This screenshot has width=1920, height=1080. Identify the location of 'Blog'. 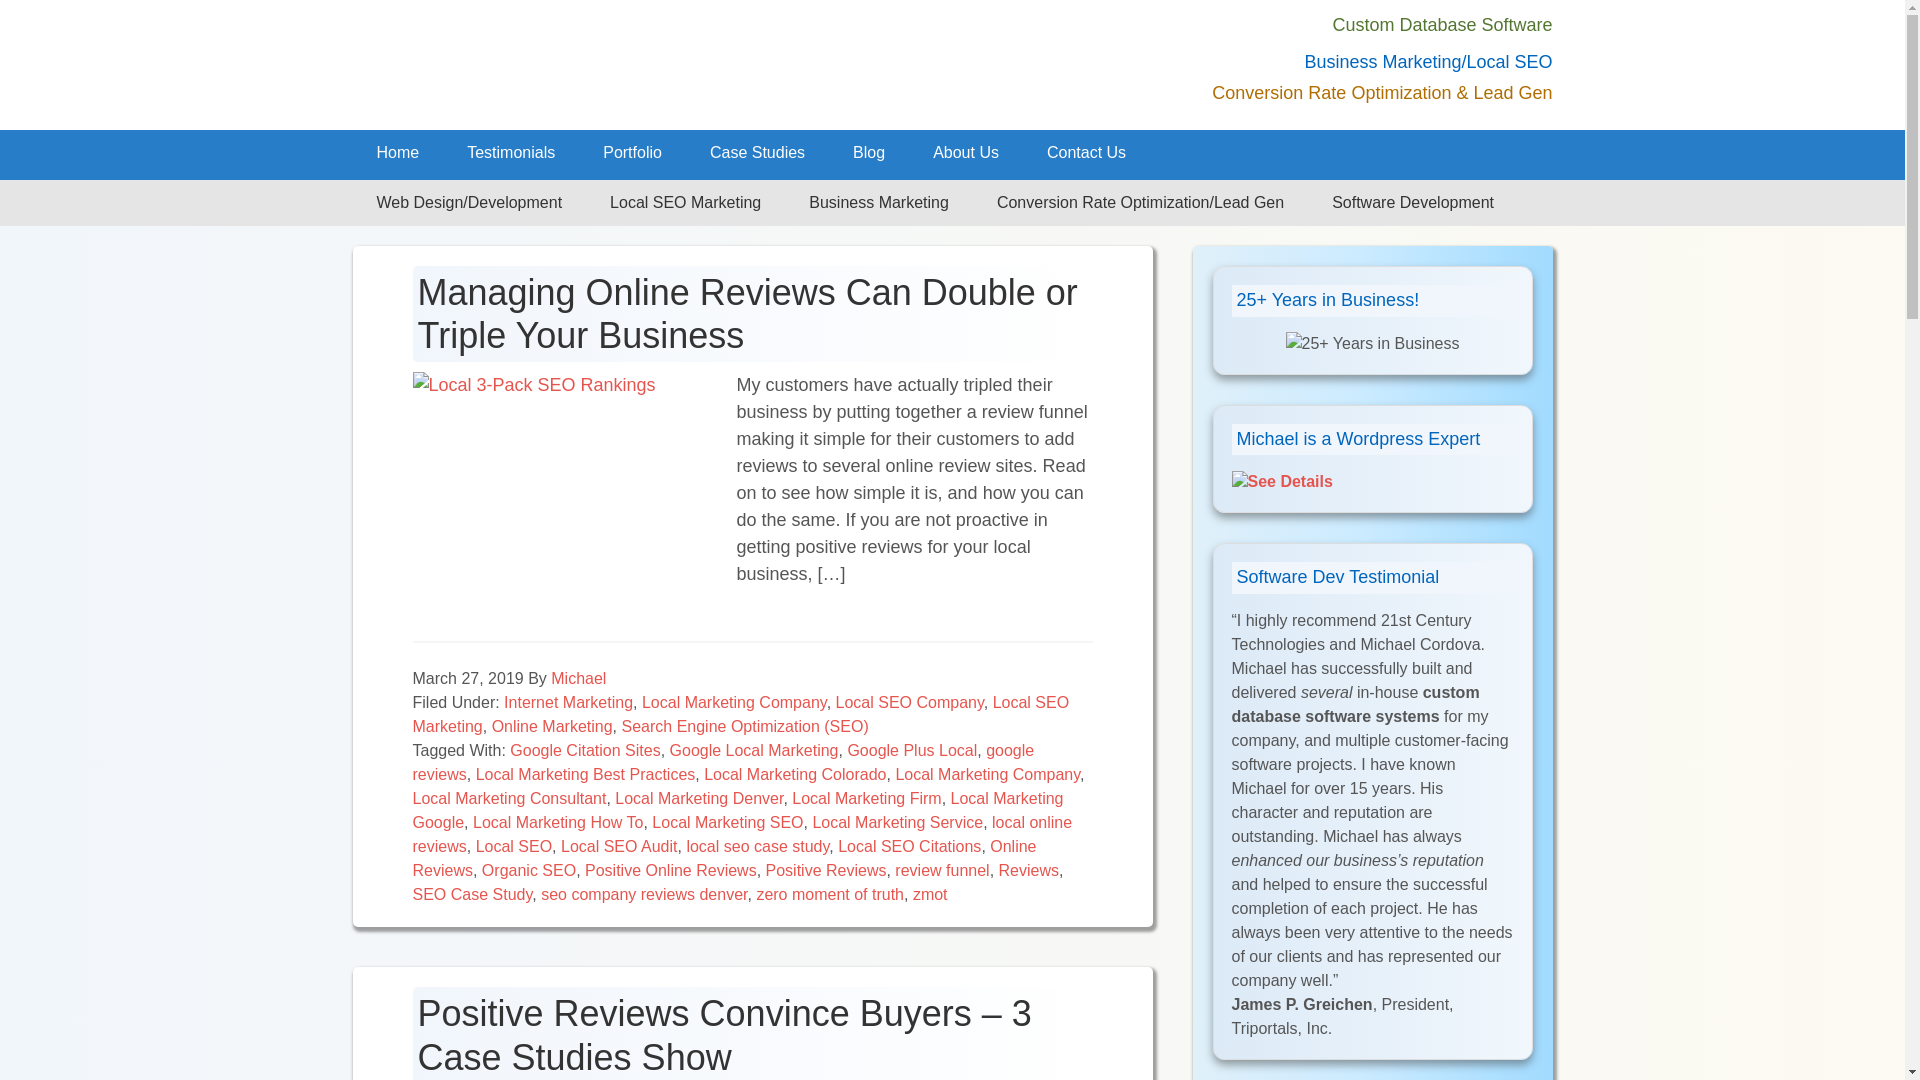
(868, 152).